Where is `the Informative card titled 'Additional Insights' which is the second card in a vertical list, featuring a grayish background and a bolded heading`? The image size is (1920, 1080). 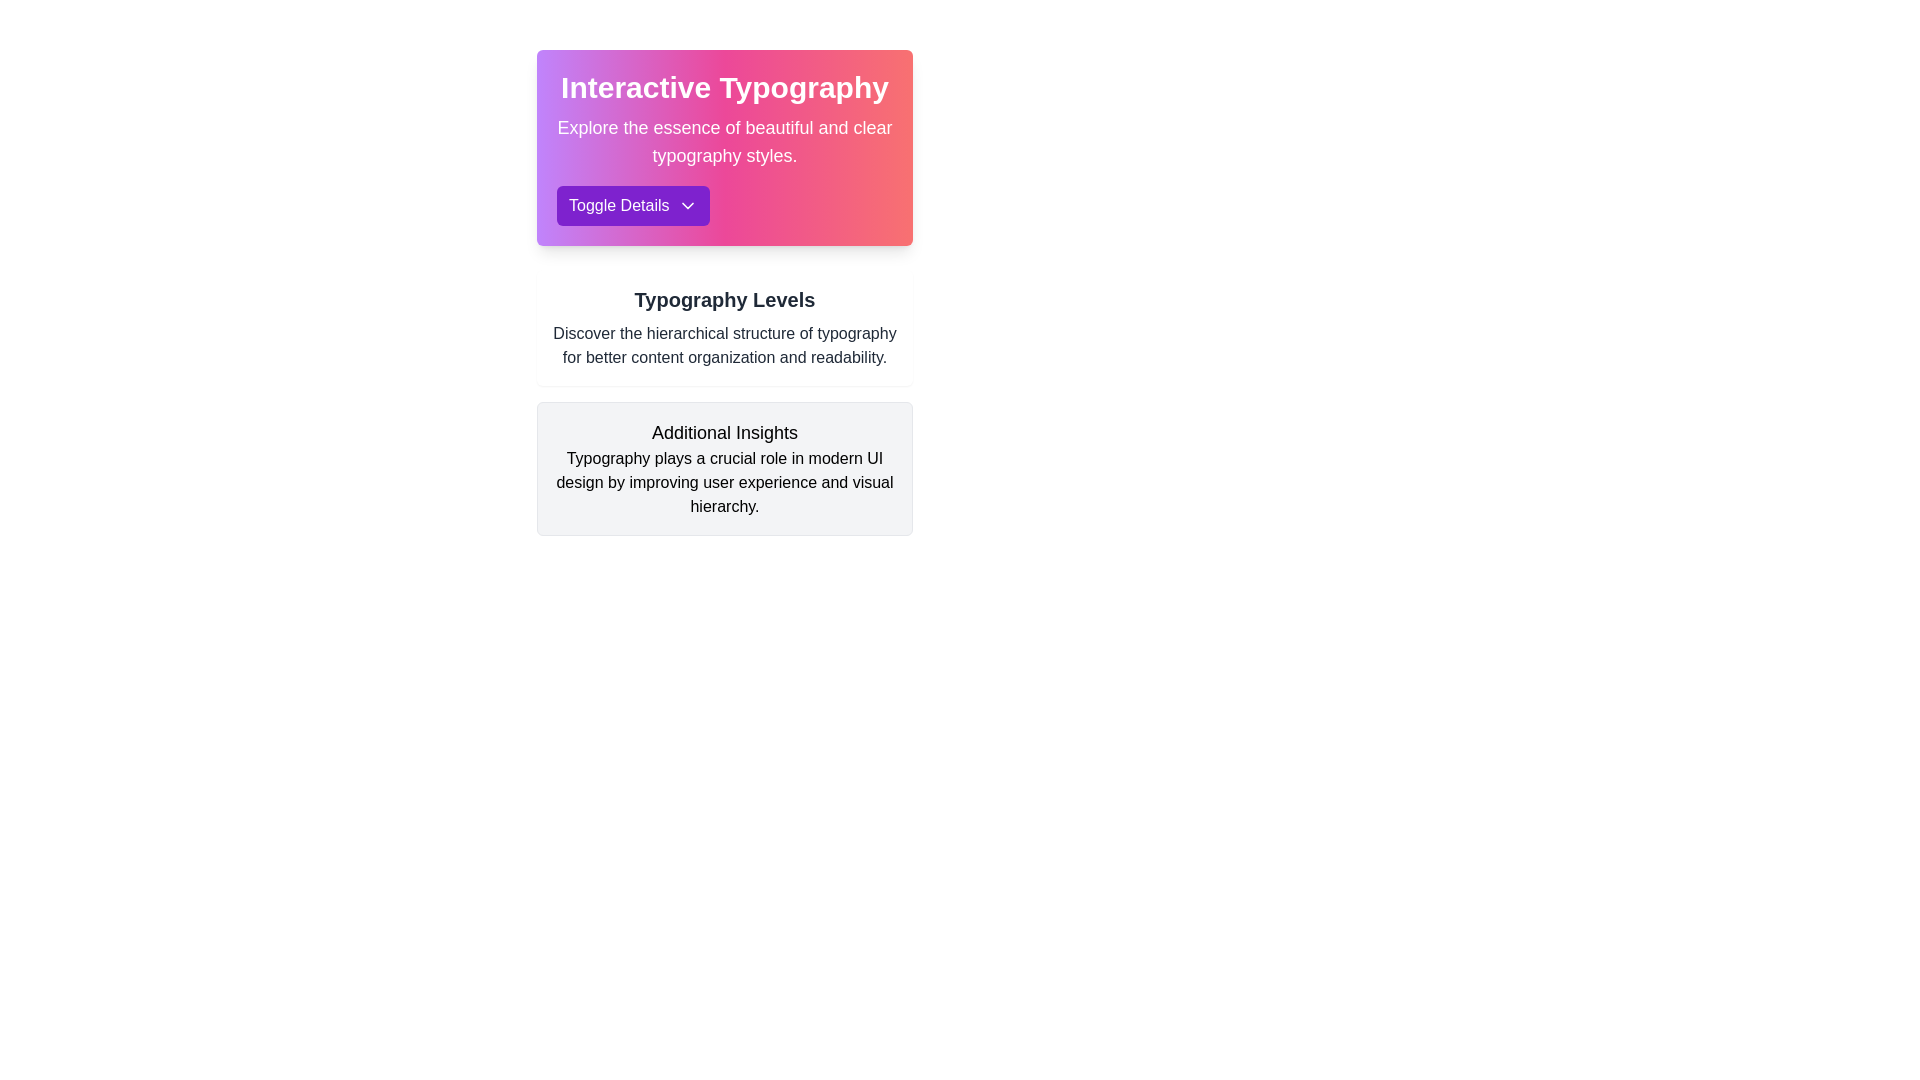
the Informative card titled 'Additional Insights' which is the second card in a vertical list, featuring a grayish background and a bolded heading is located at coordinates (723, 469).